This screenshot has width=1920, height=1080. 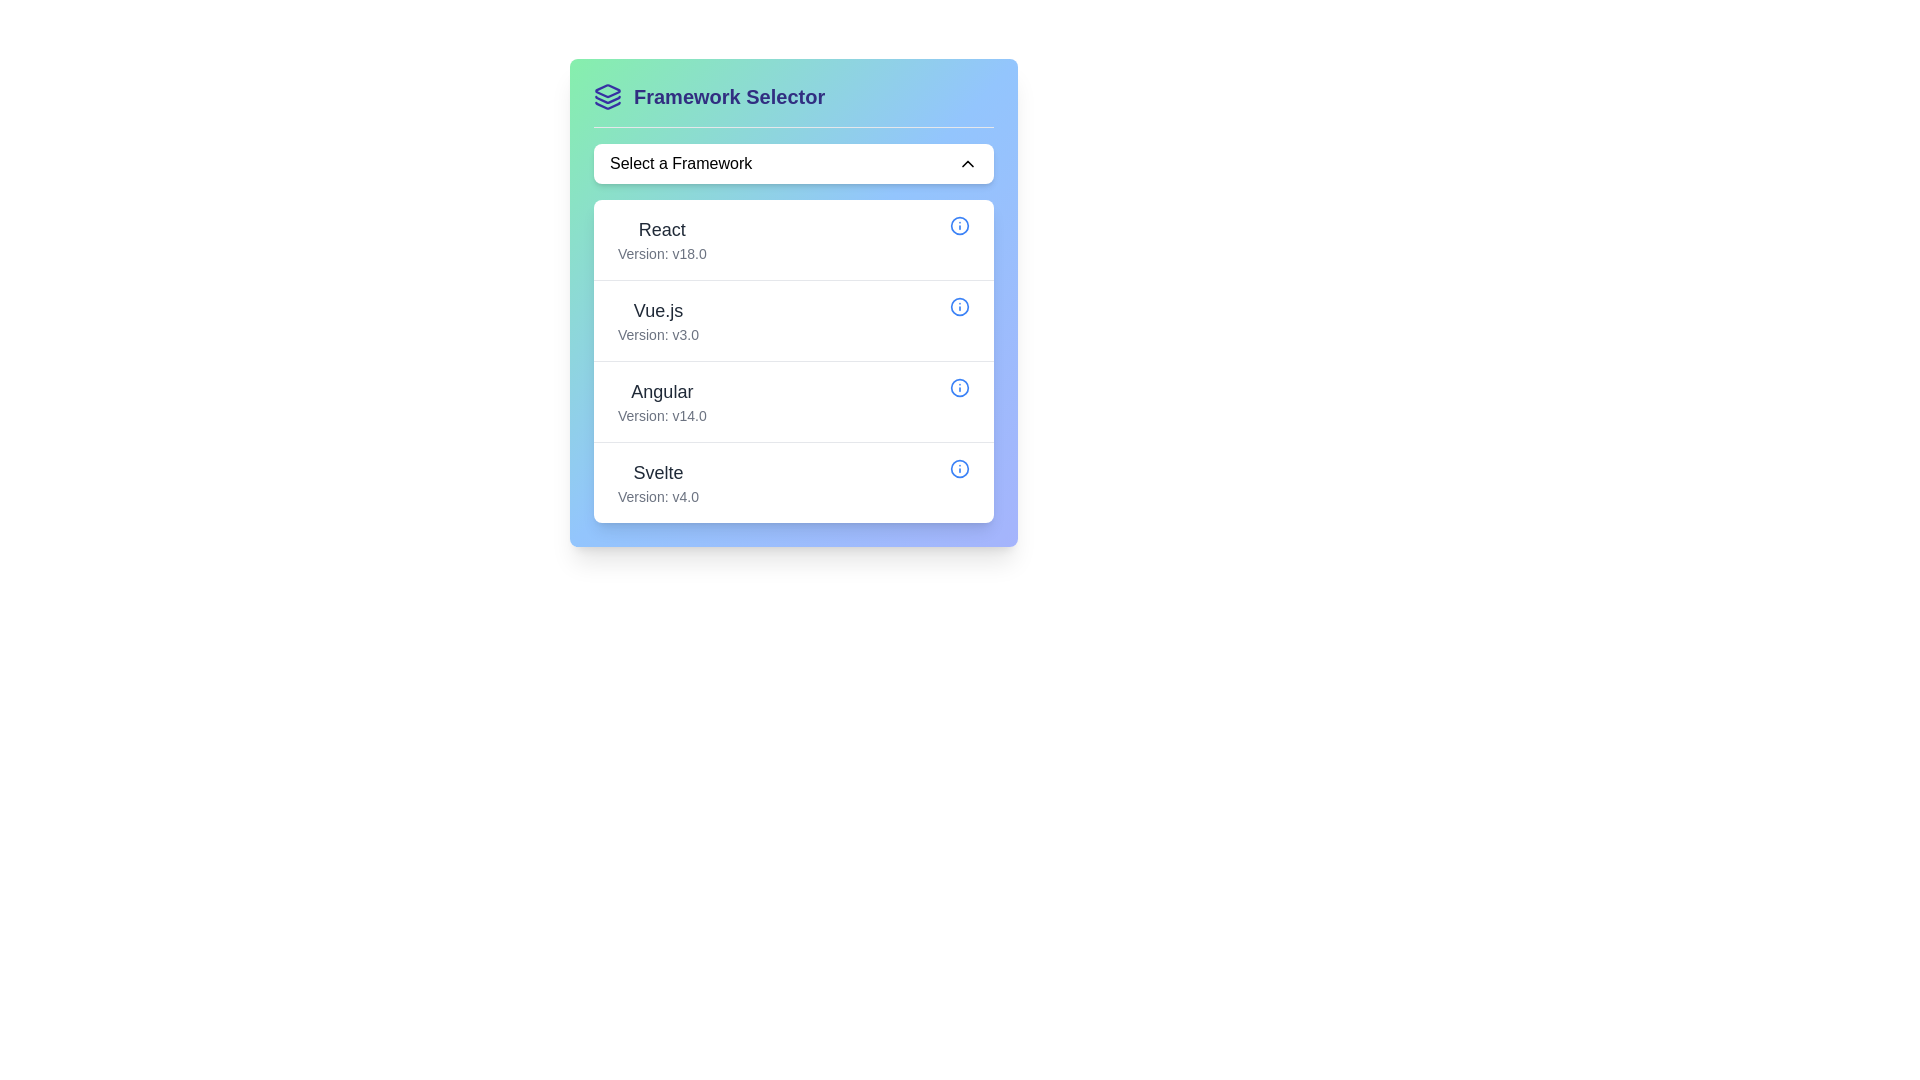 What do you see at coordinates (792, 482) in the screenshot?
I see `the fourth selectable list item indicating the Svelte framework` at bounding box center [792, 482].